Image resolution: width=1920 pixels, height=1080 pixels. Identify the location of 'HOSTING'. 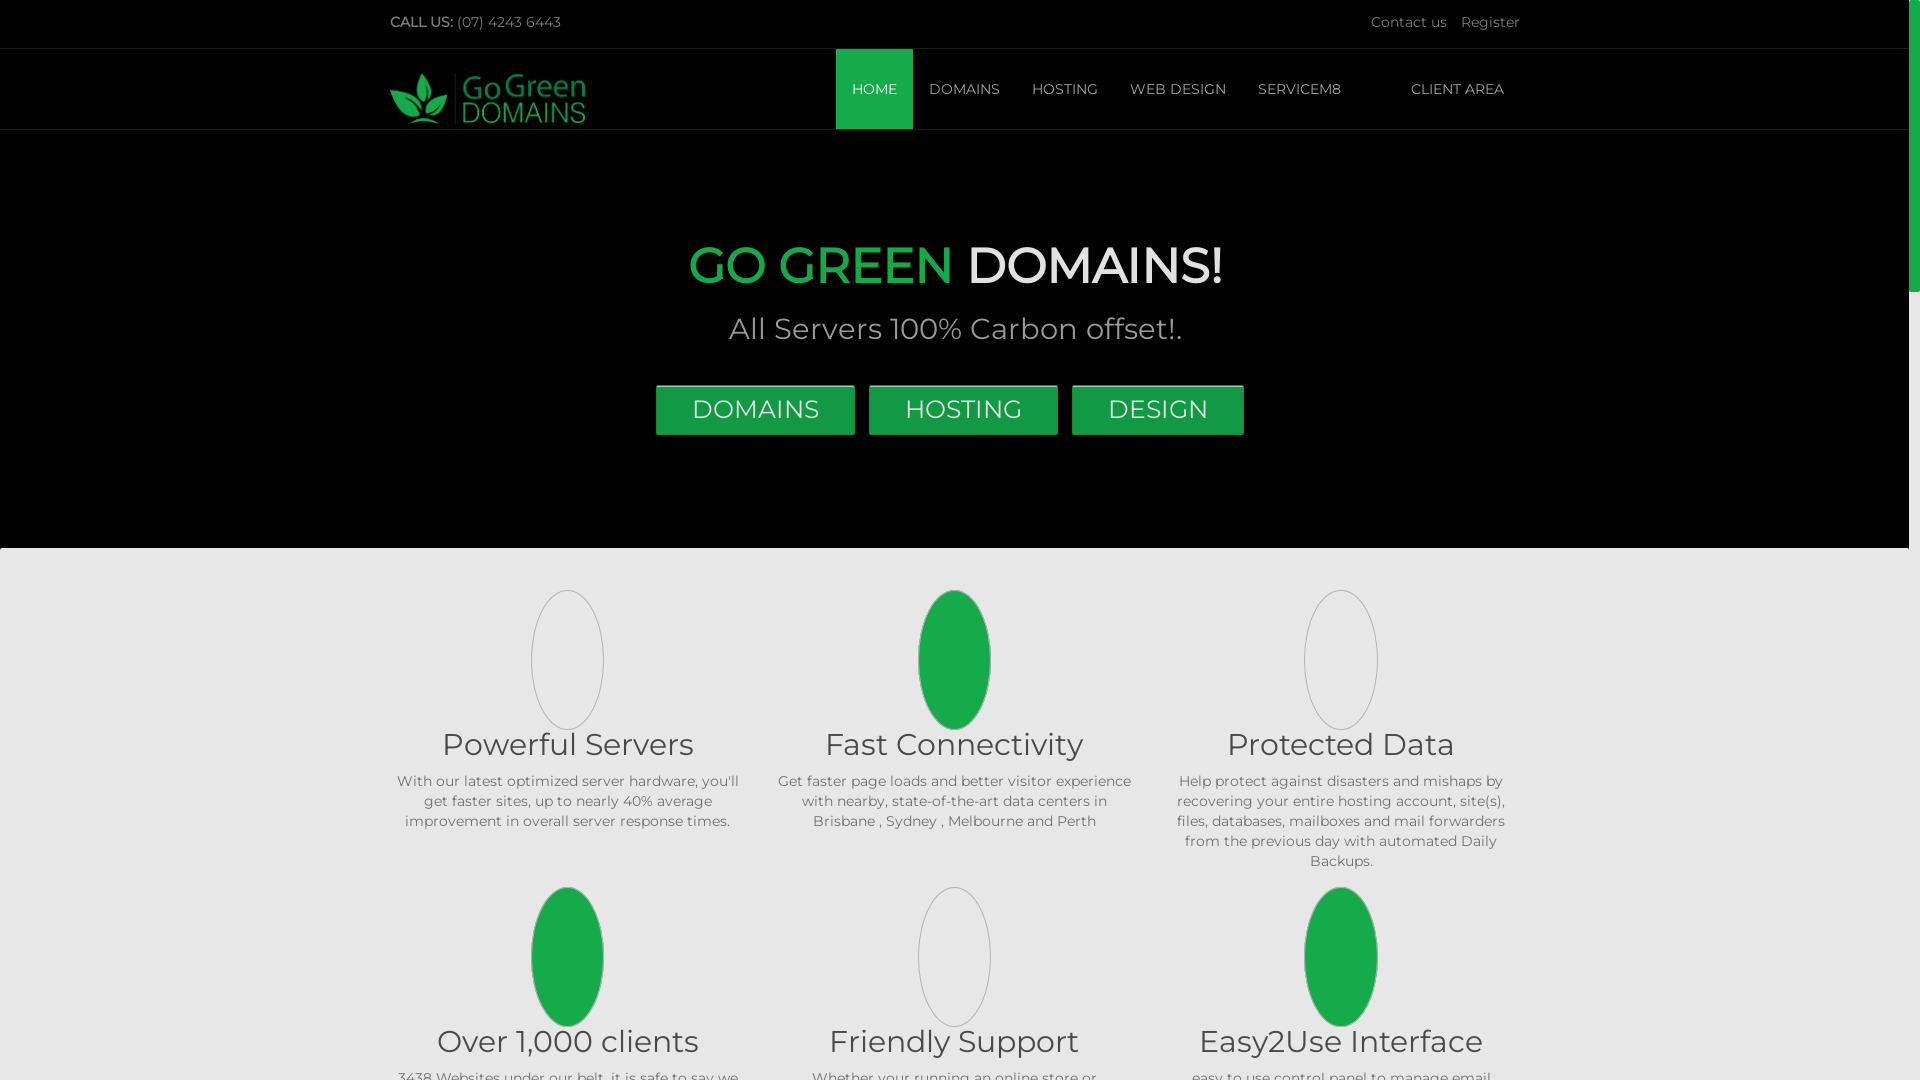
(1064, 87).